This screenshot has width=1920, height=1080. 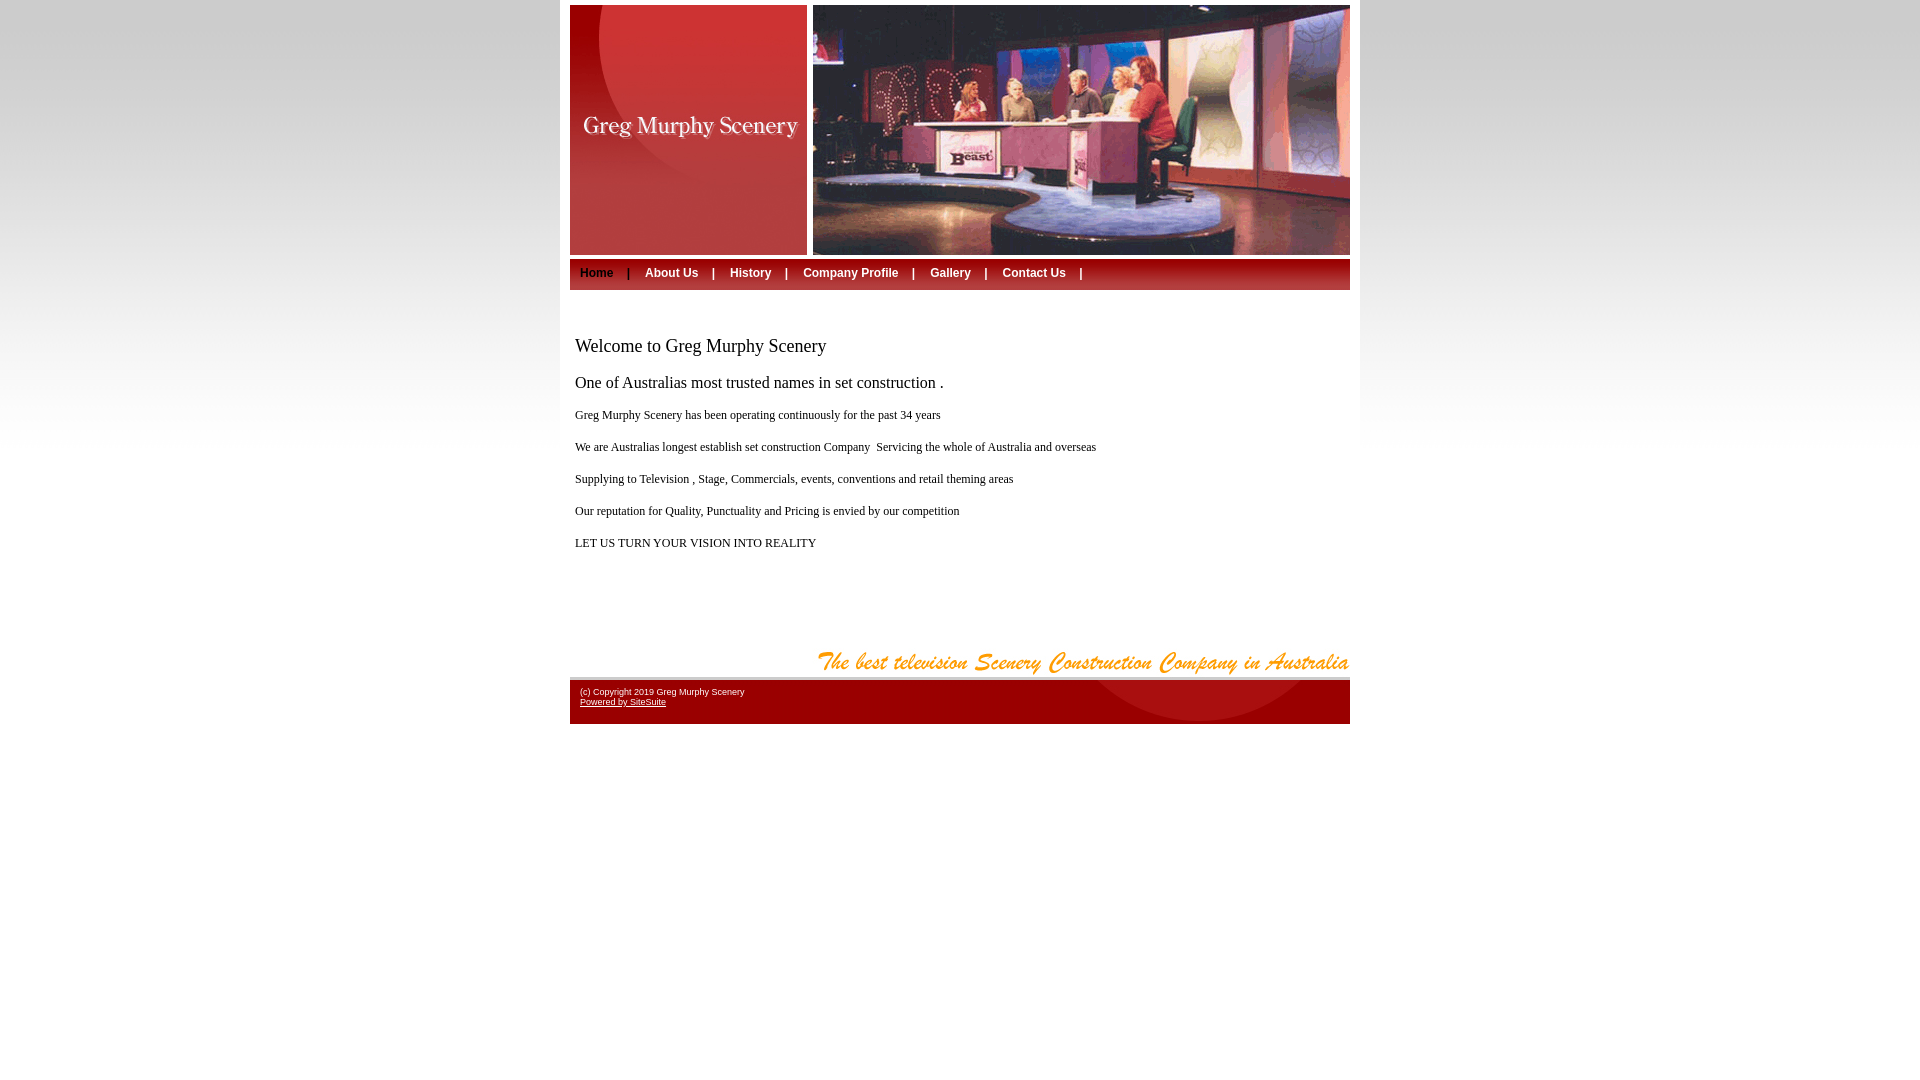 I want to click on 'Company Profile    |   ', so click(x=861, y=273).